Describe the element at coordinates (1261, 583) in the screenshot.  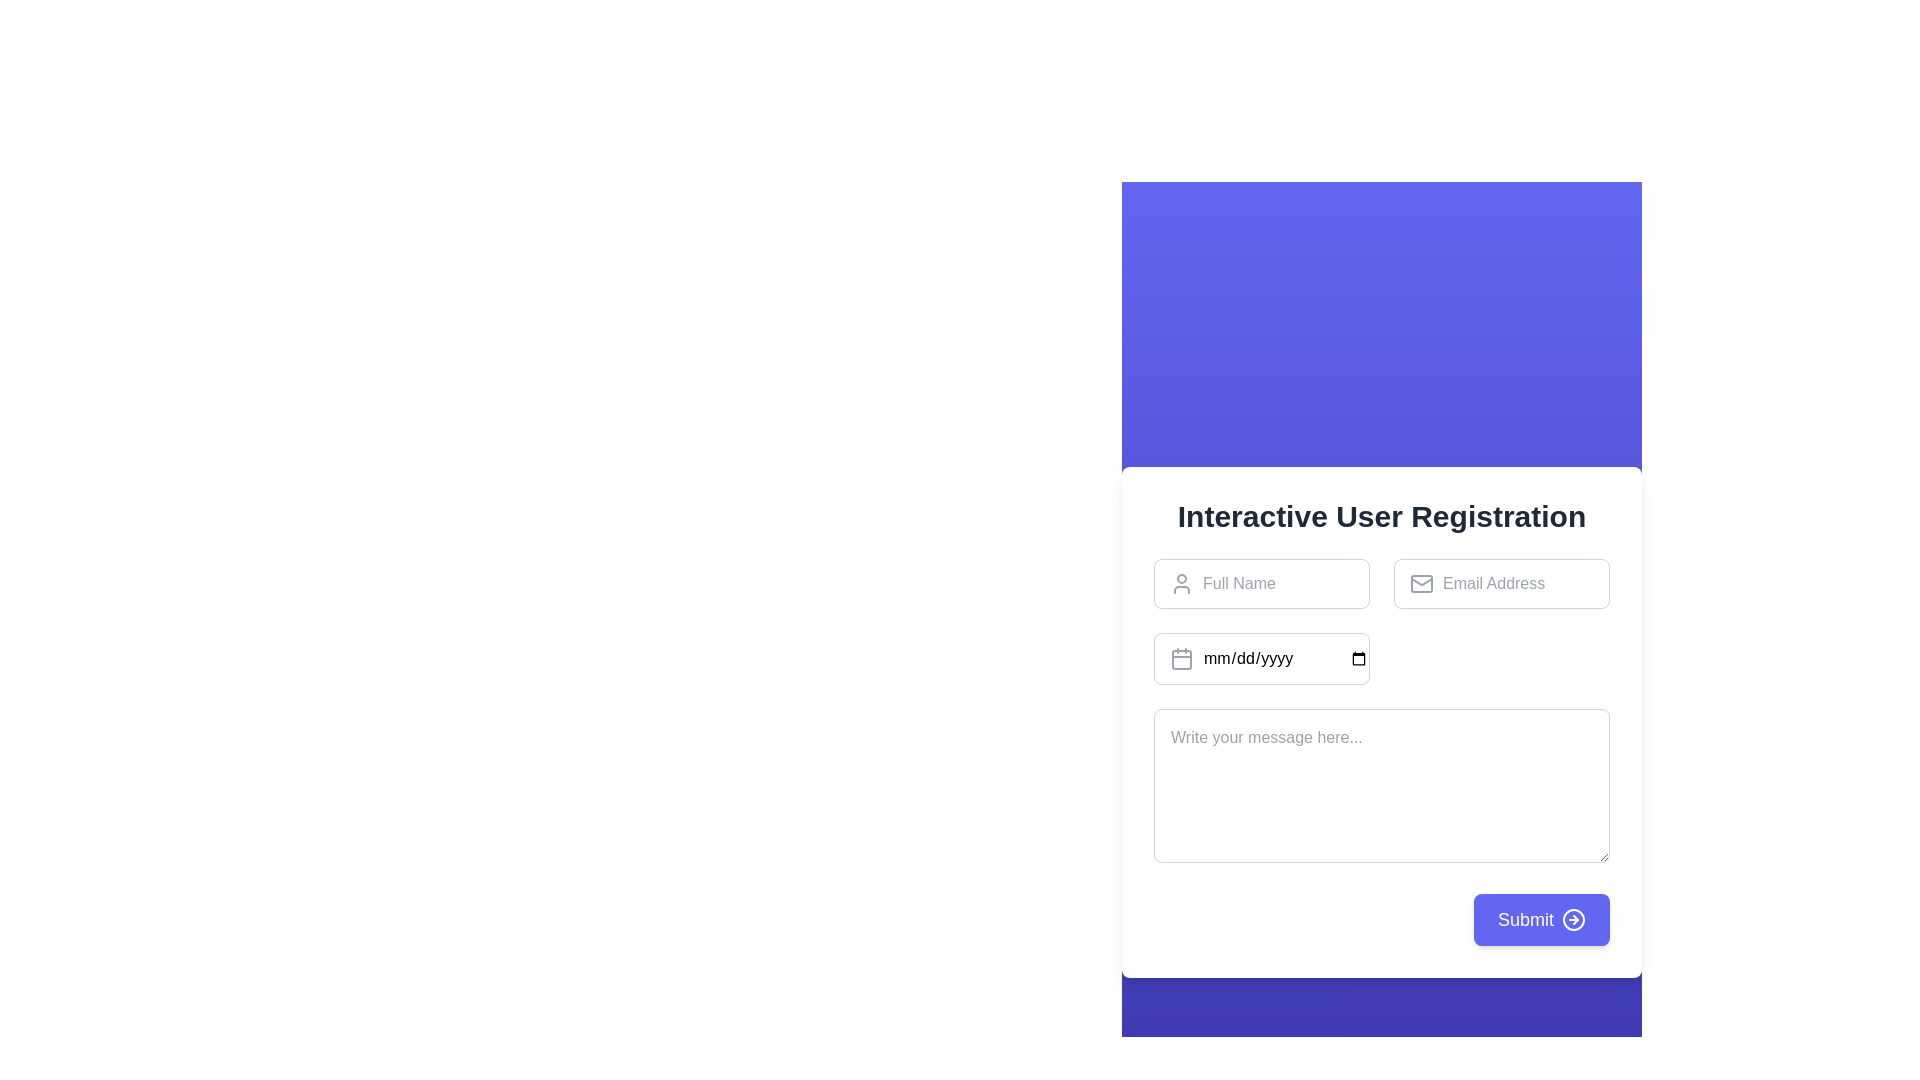
I see `the text input field for 'Full Name'` at that location.